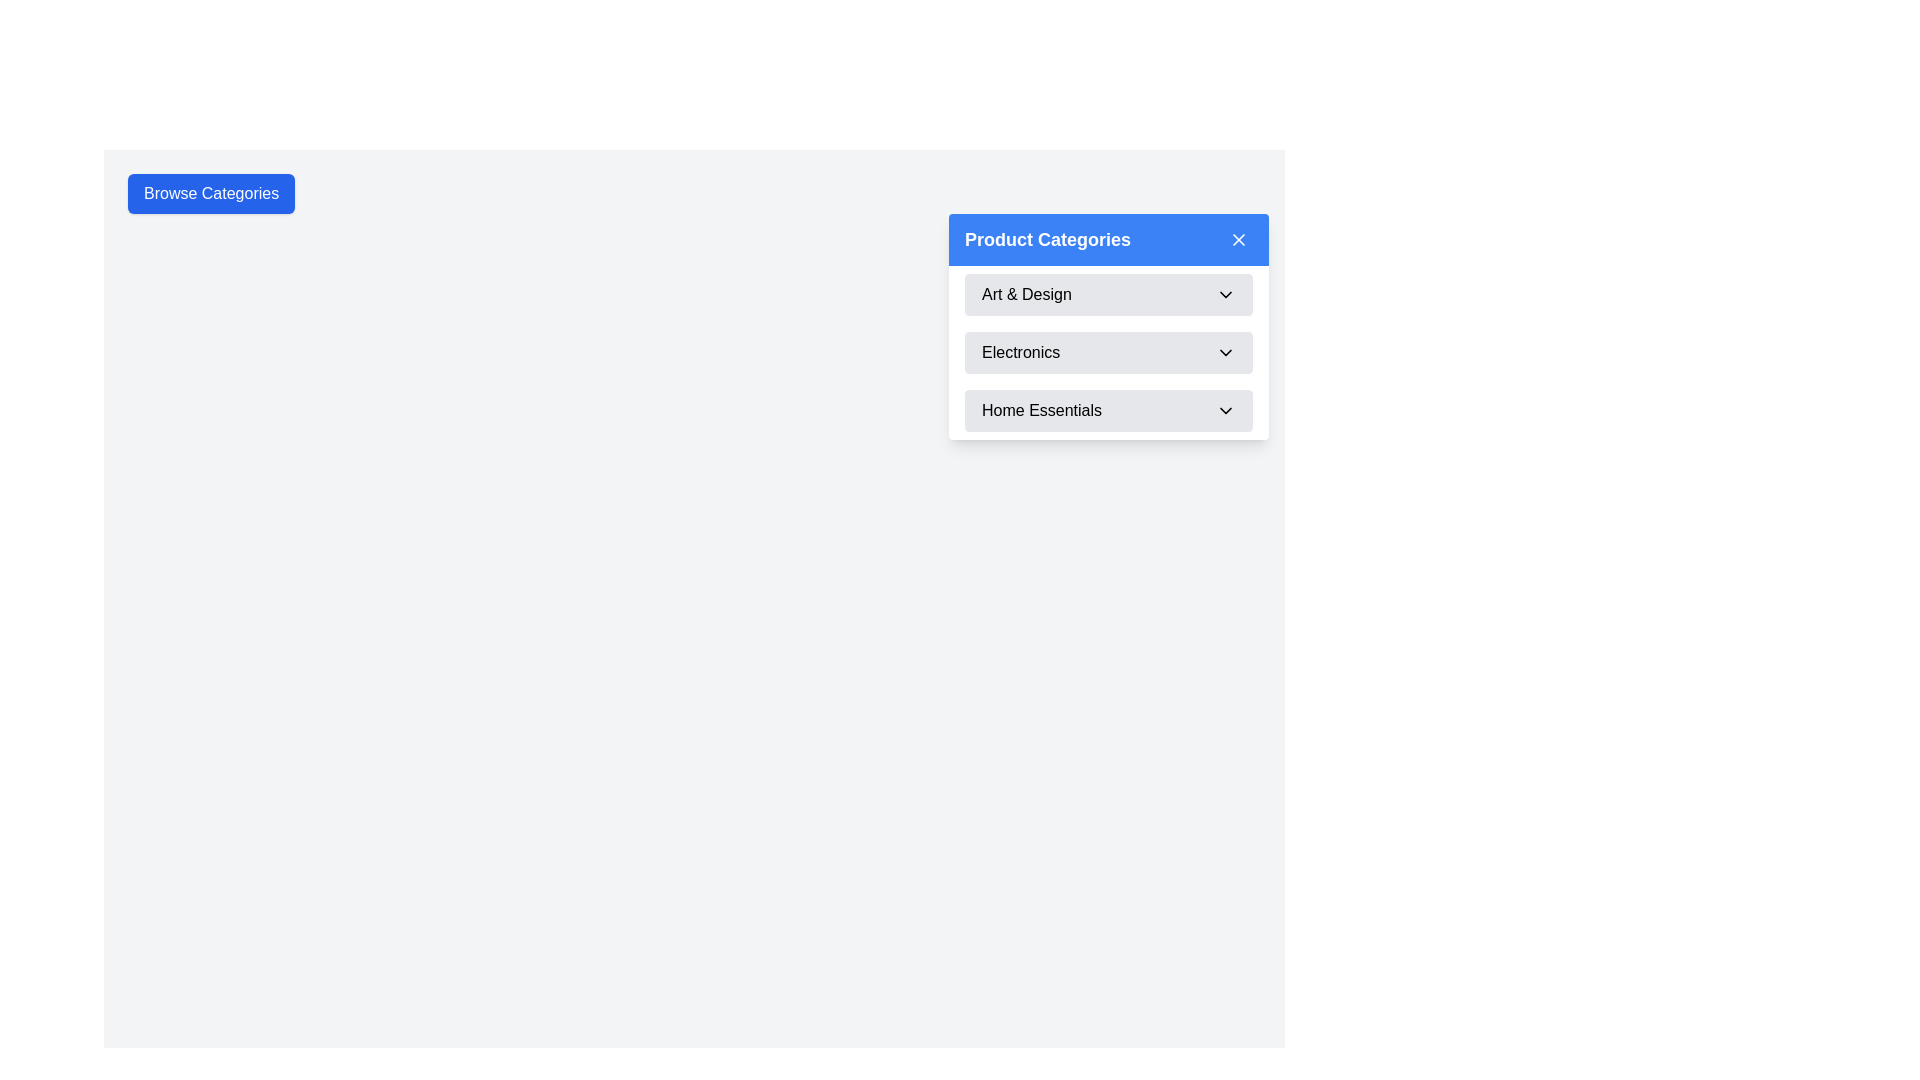 Image resolution: width=1920 pixels, height=1080 pixels. Describe the element at coordinates (1237, 238) in the screenshot. I see `the close icon located in the top-right corner of the blue header section of the 'Product Categories' card` at that location.